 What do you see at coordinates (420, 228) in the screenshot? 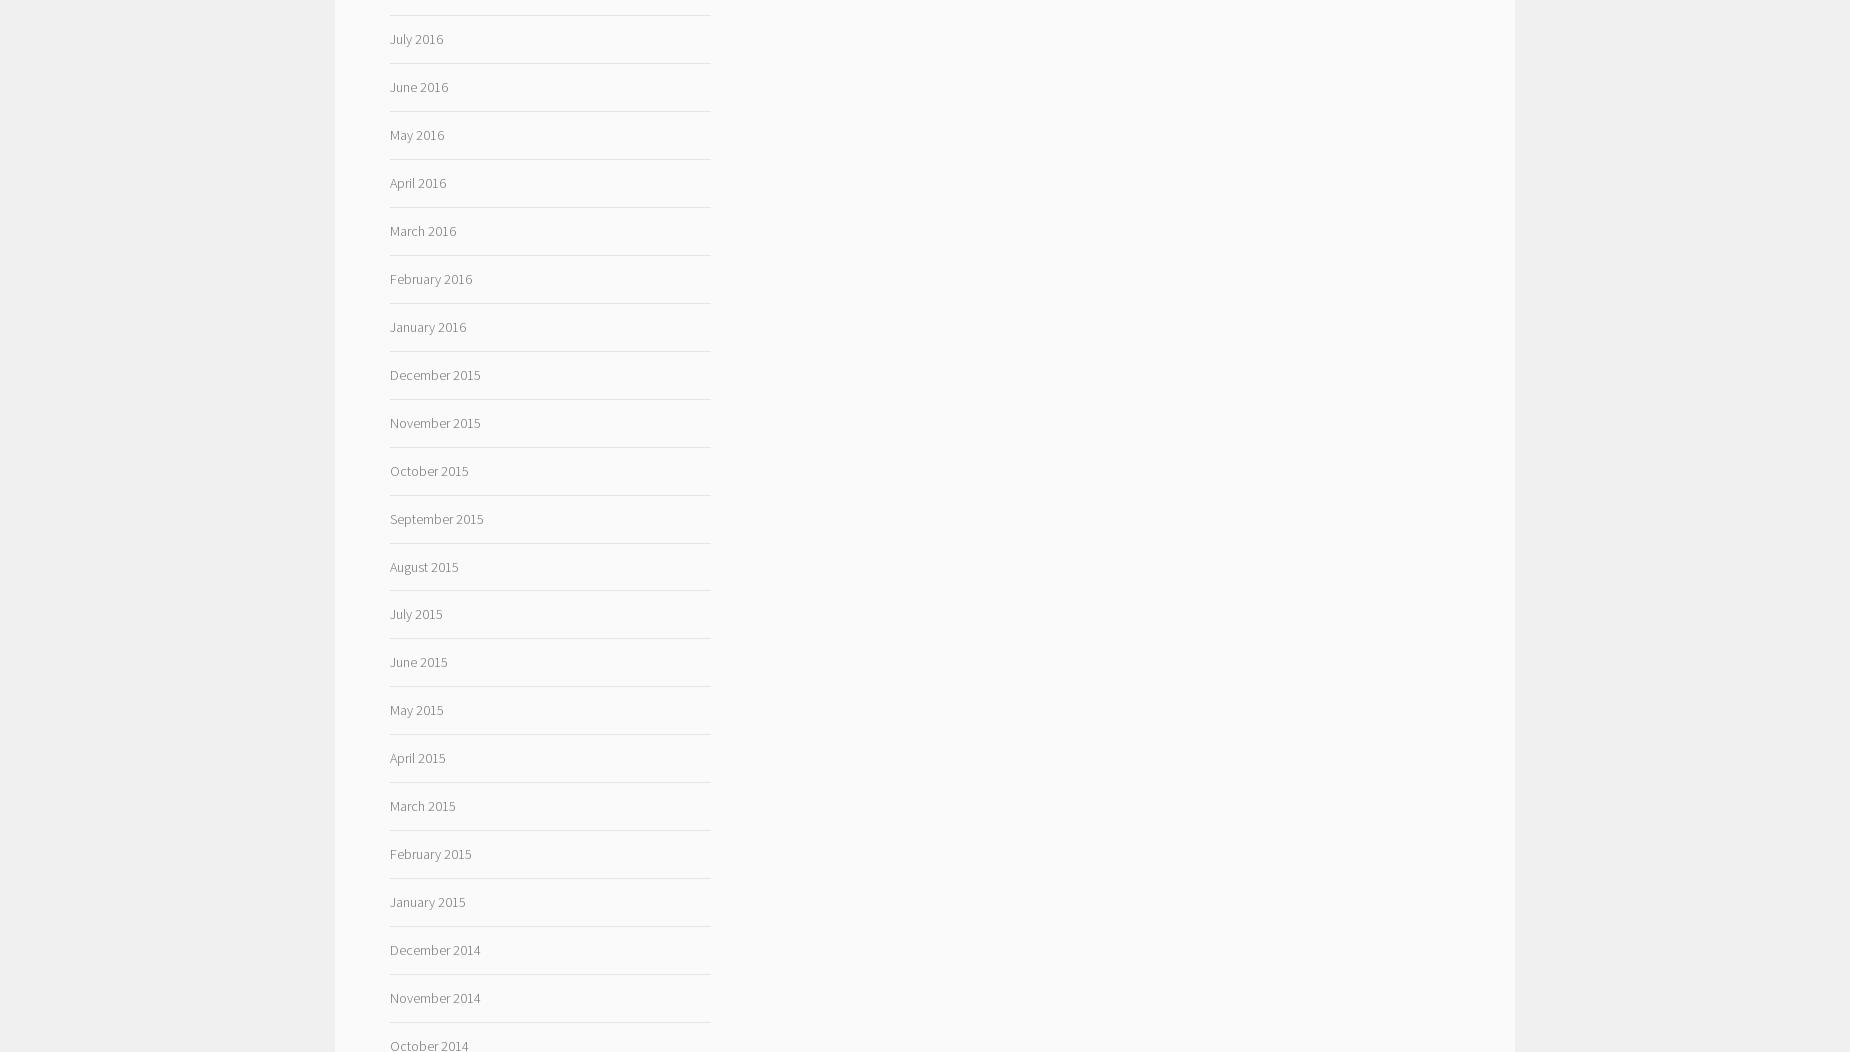
I see `'March 2016'` at bounding box center [420, 228].